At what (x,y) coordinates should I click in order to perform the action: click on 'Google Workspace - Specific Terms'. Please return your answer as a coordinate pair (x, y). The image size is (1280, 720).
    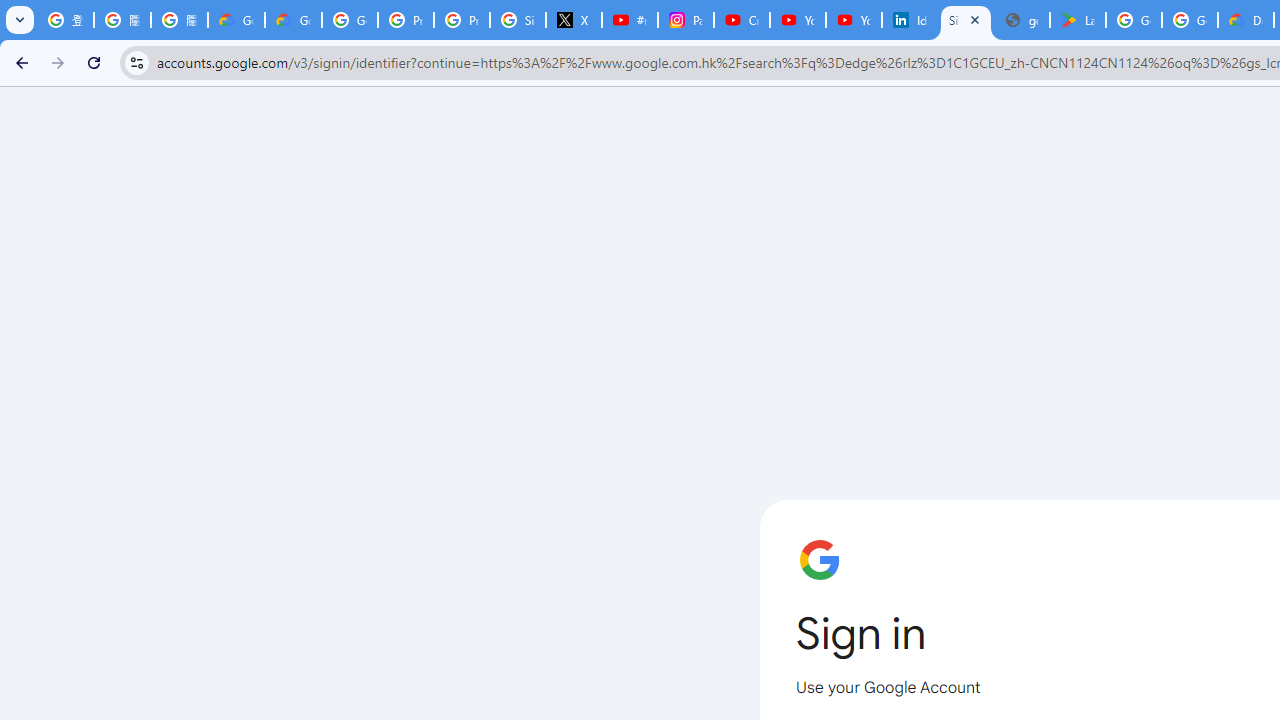
    Looking at the image, I should click on (1190, 20).